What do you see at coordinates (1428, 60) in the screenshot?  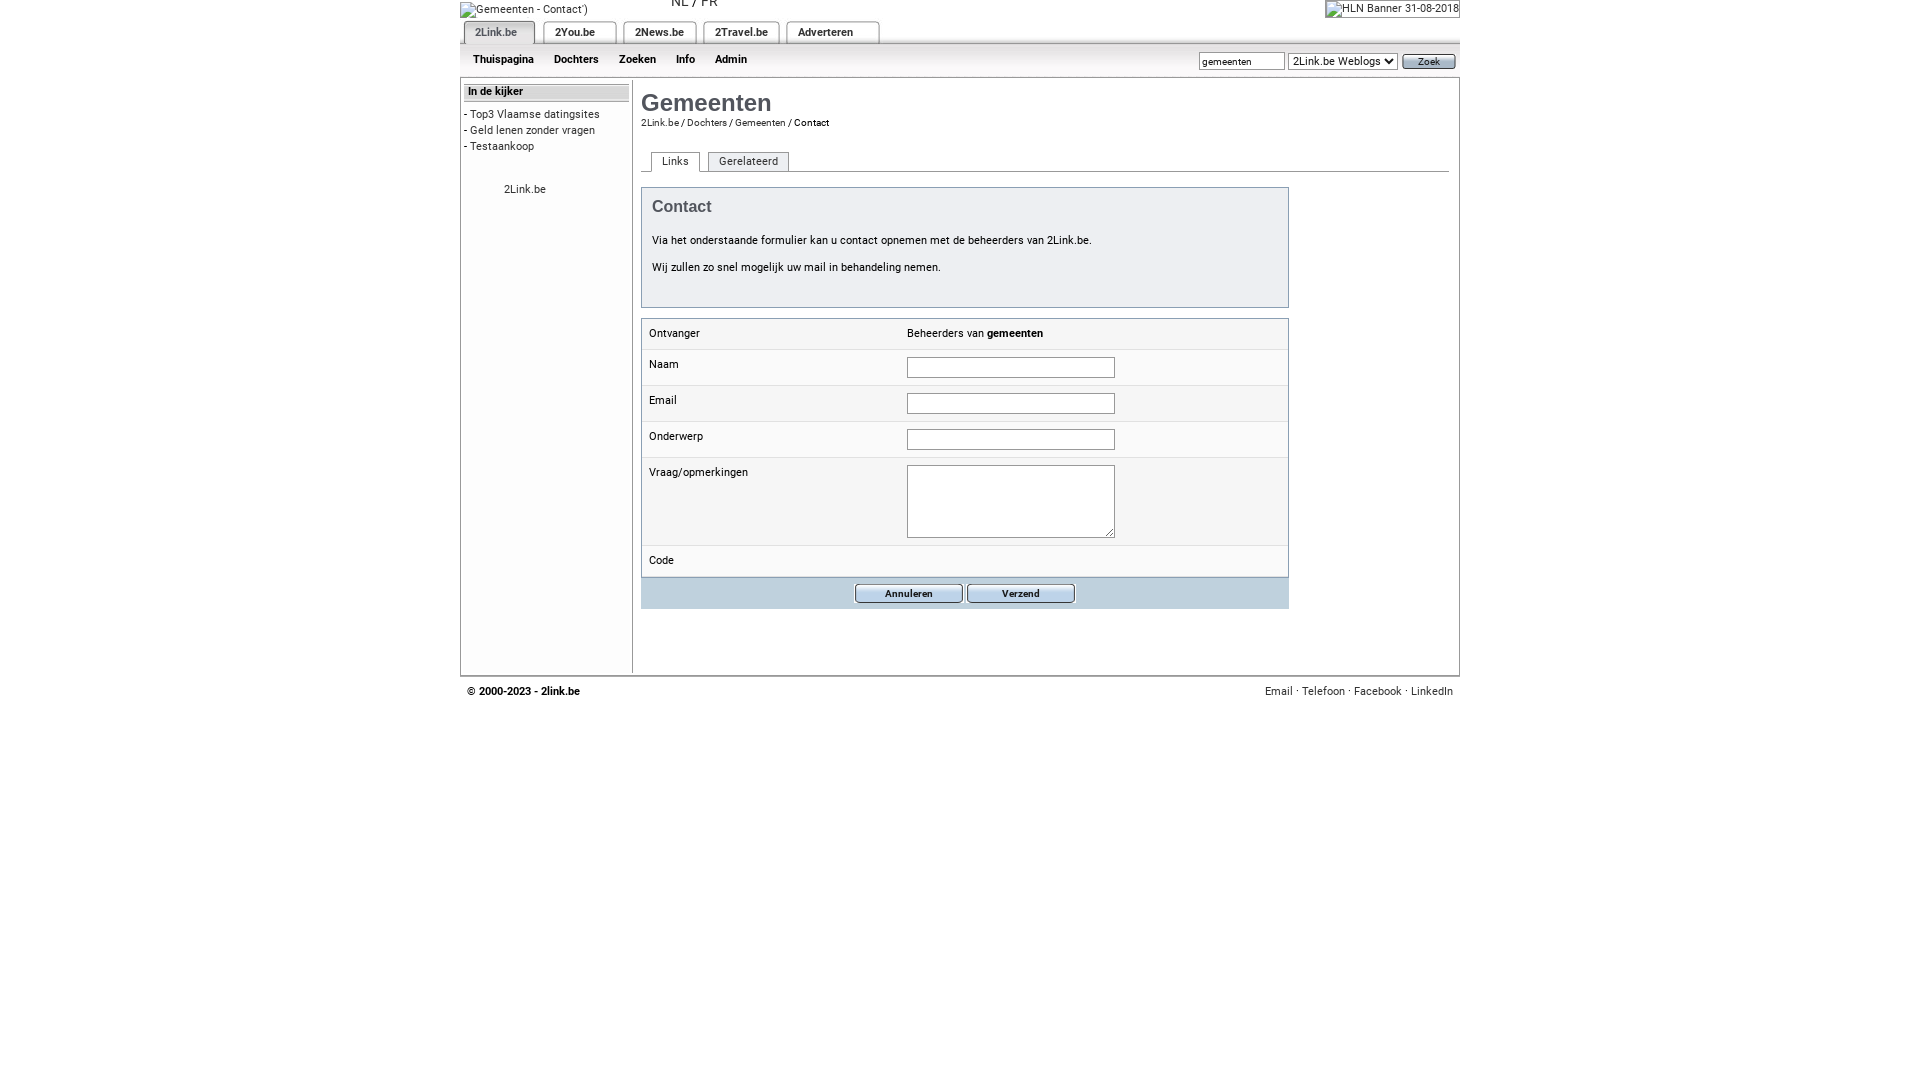 I see `'Zoek'` at bounding box center [1428, 60].